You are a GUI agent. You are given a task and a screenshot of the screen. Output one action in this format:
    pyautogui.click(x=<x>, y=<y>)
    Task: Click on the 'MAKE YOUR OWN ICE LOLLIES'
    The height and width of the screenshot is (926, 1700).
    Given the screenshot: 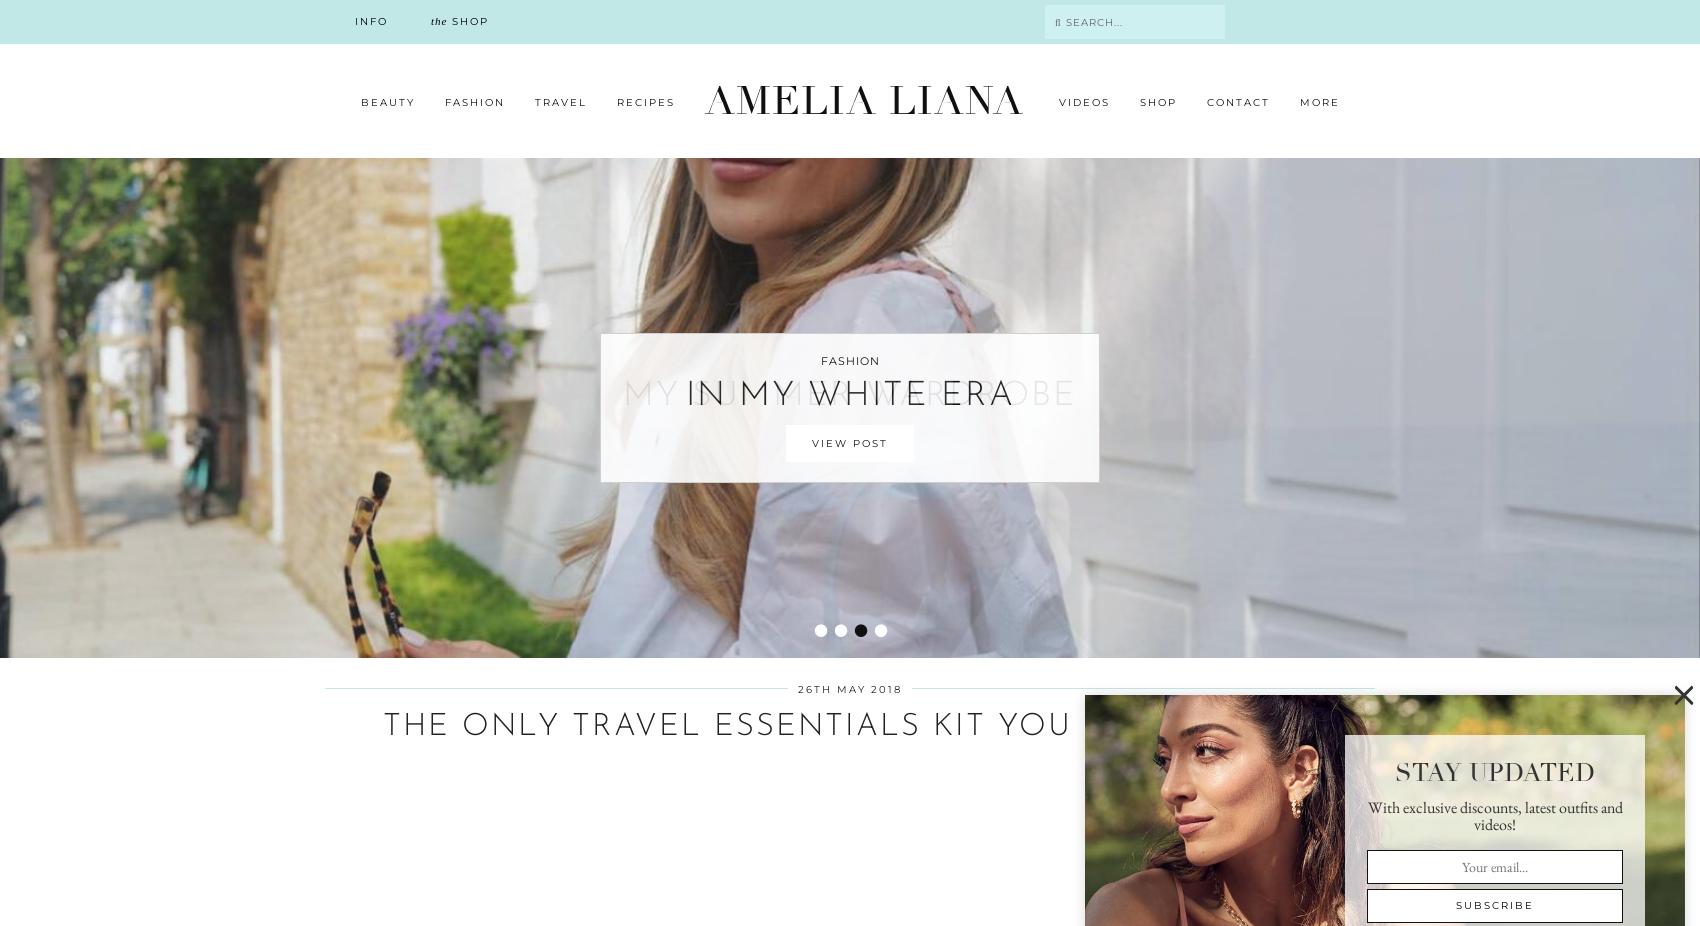 What is the action you would take?
    pyautogui.click(x=499, y=611)
    